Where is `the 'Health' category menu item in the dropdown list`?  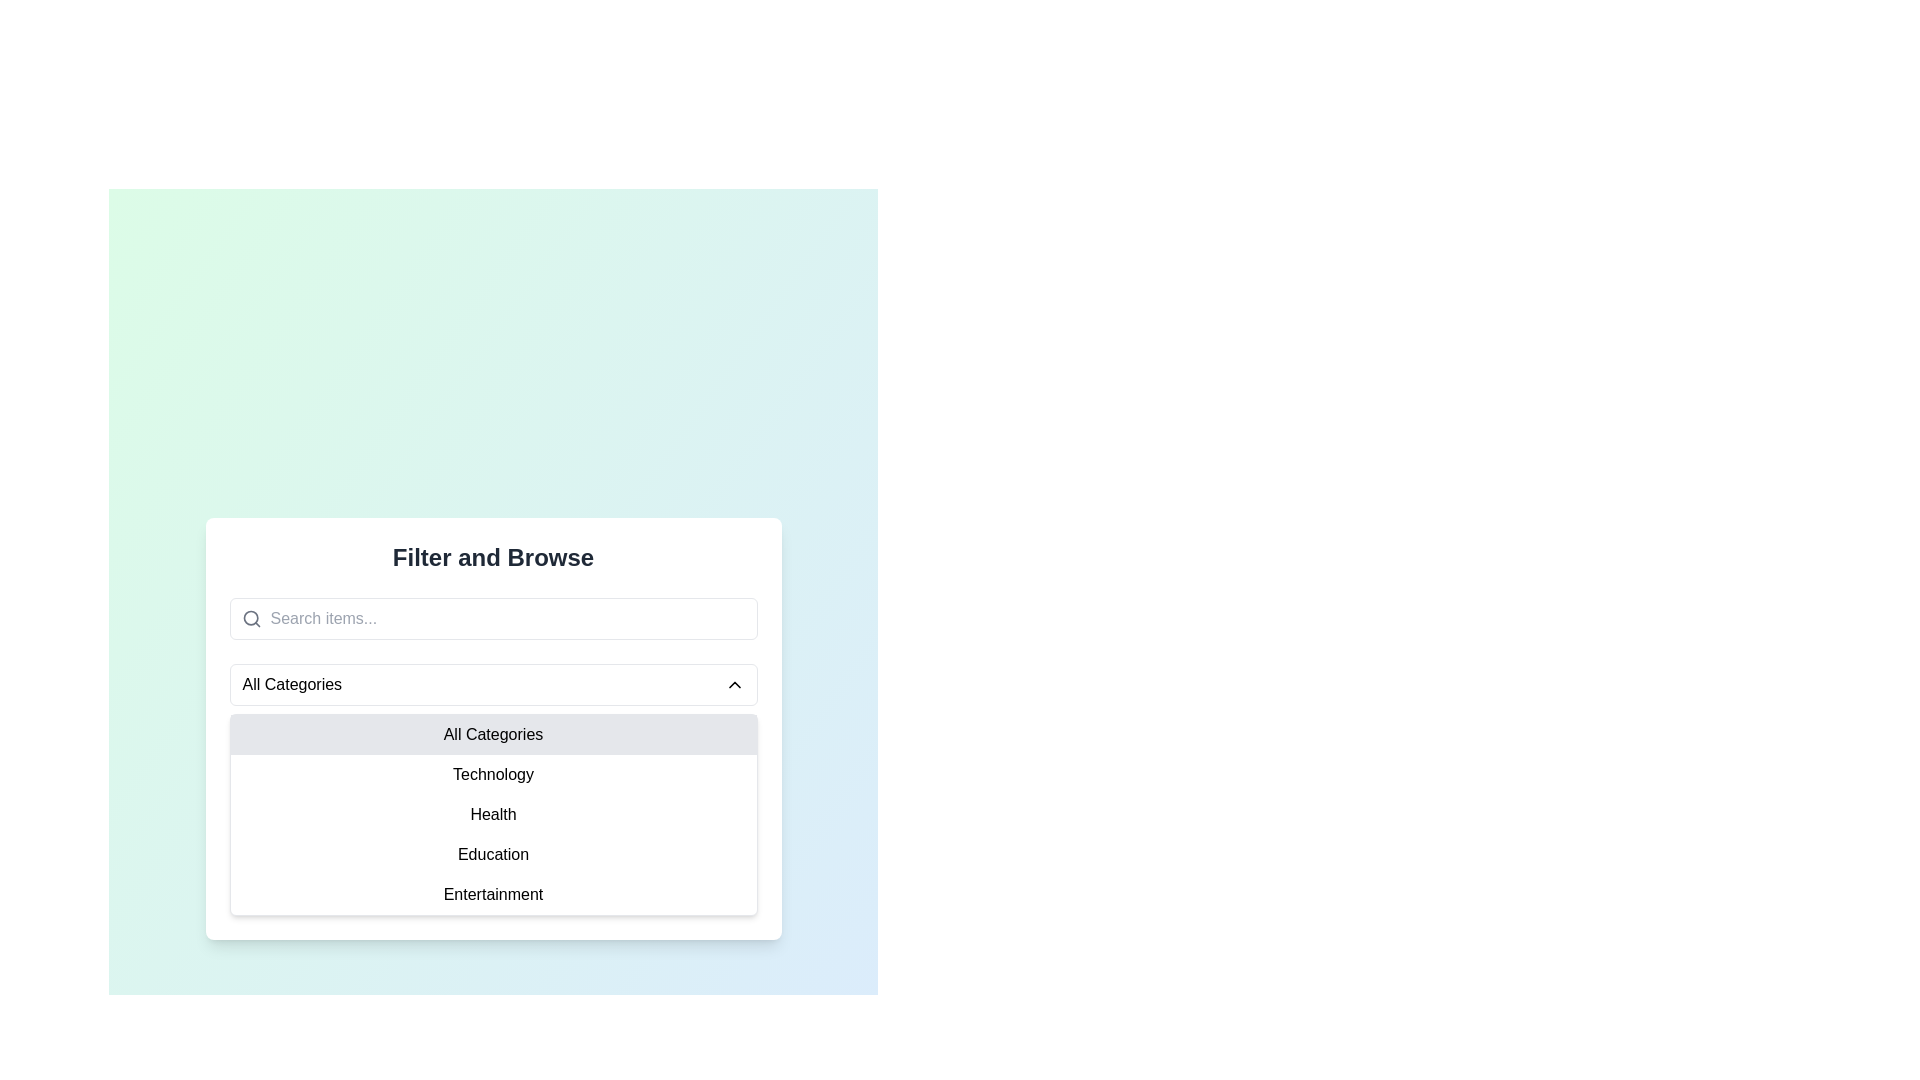 the 'Health' category menu item in the dropdown list is located at coordinates (493, 814).